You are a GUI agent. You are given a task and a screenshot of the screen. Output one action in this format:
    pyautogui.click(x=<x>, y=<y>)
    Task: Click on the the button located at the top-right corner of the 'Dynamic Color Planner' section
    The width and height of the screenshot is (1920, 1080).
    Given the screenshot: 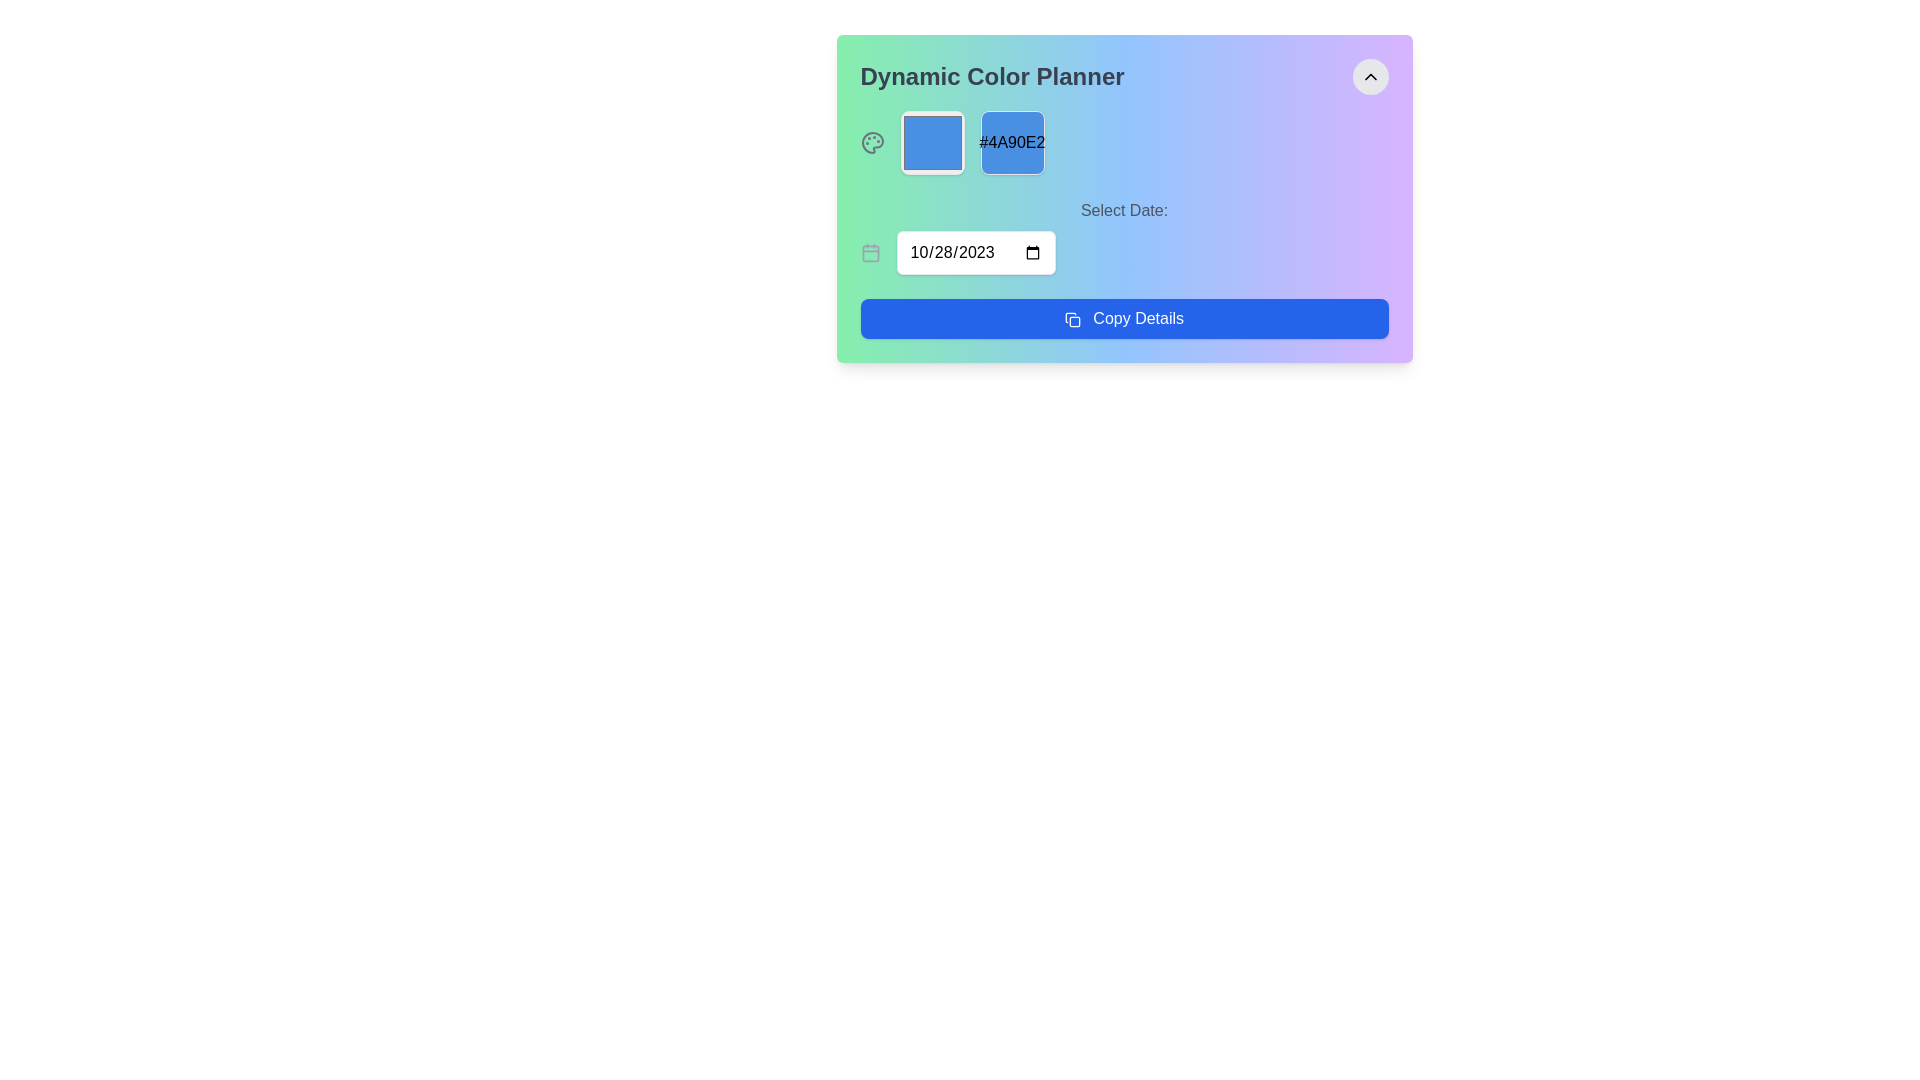 What is the action you would take?
    pyautogui.click(x=1369, y=76)
    